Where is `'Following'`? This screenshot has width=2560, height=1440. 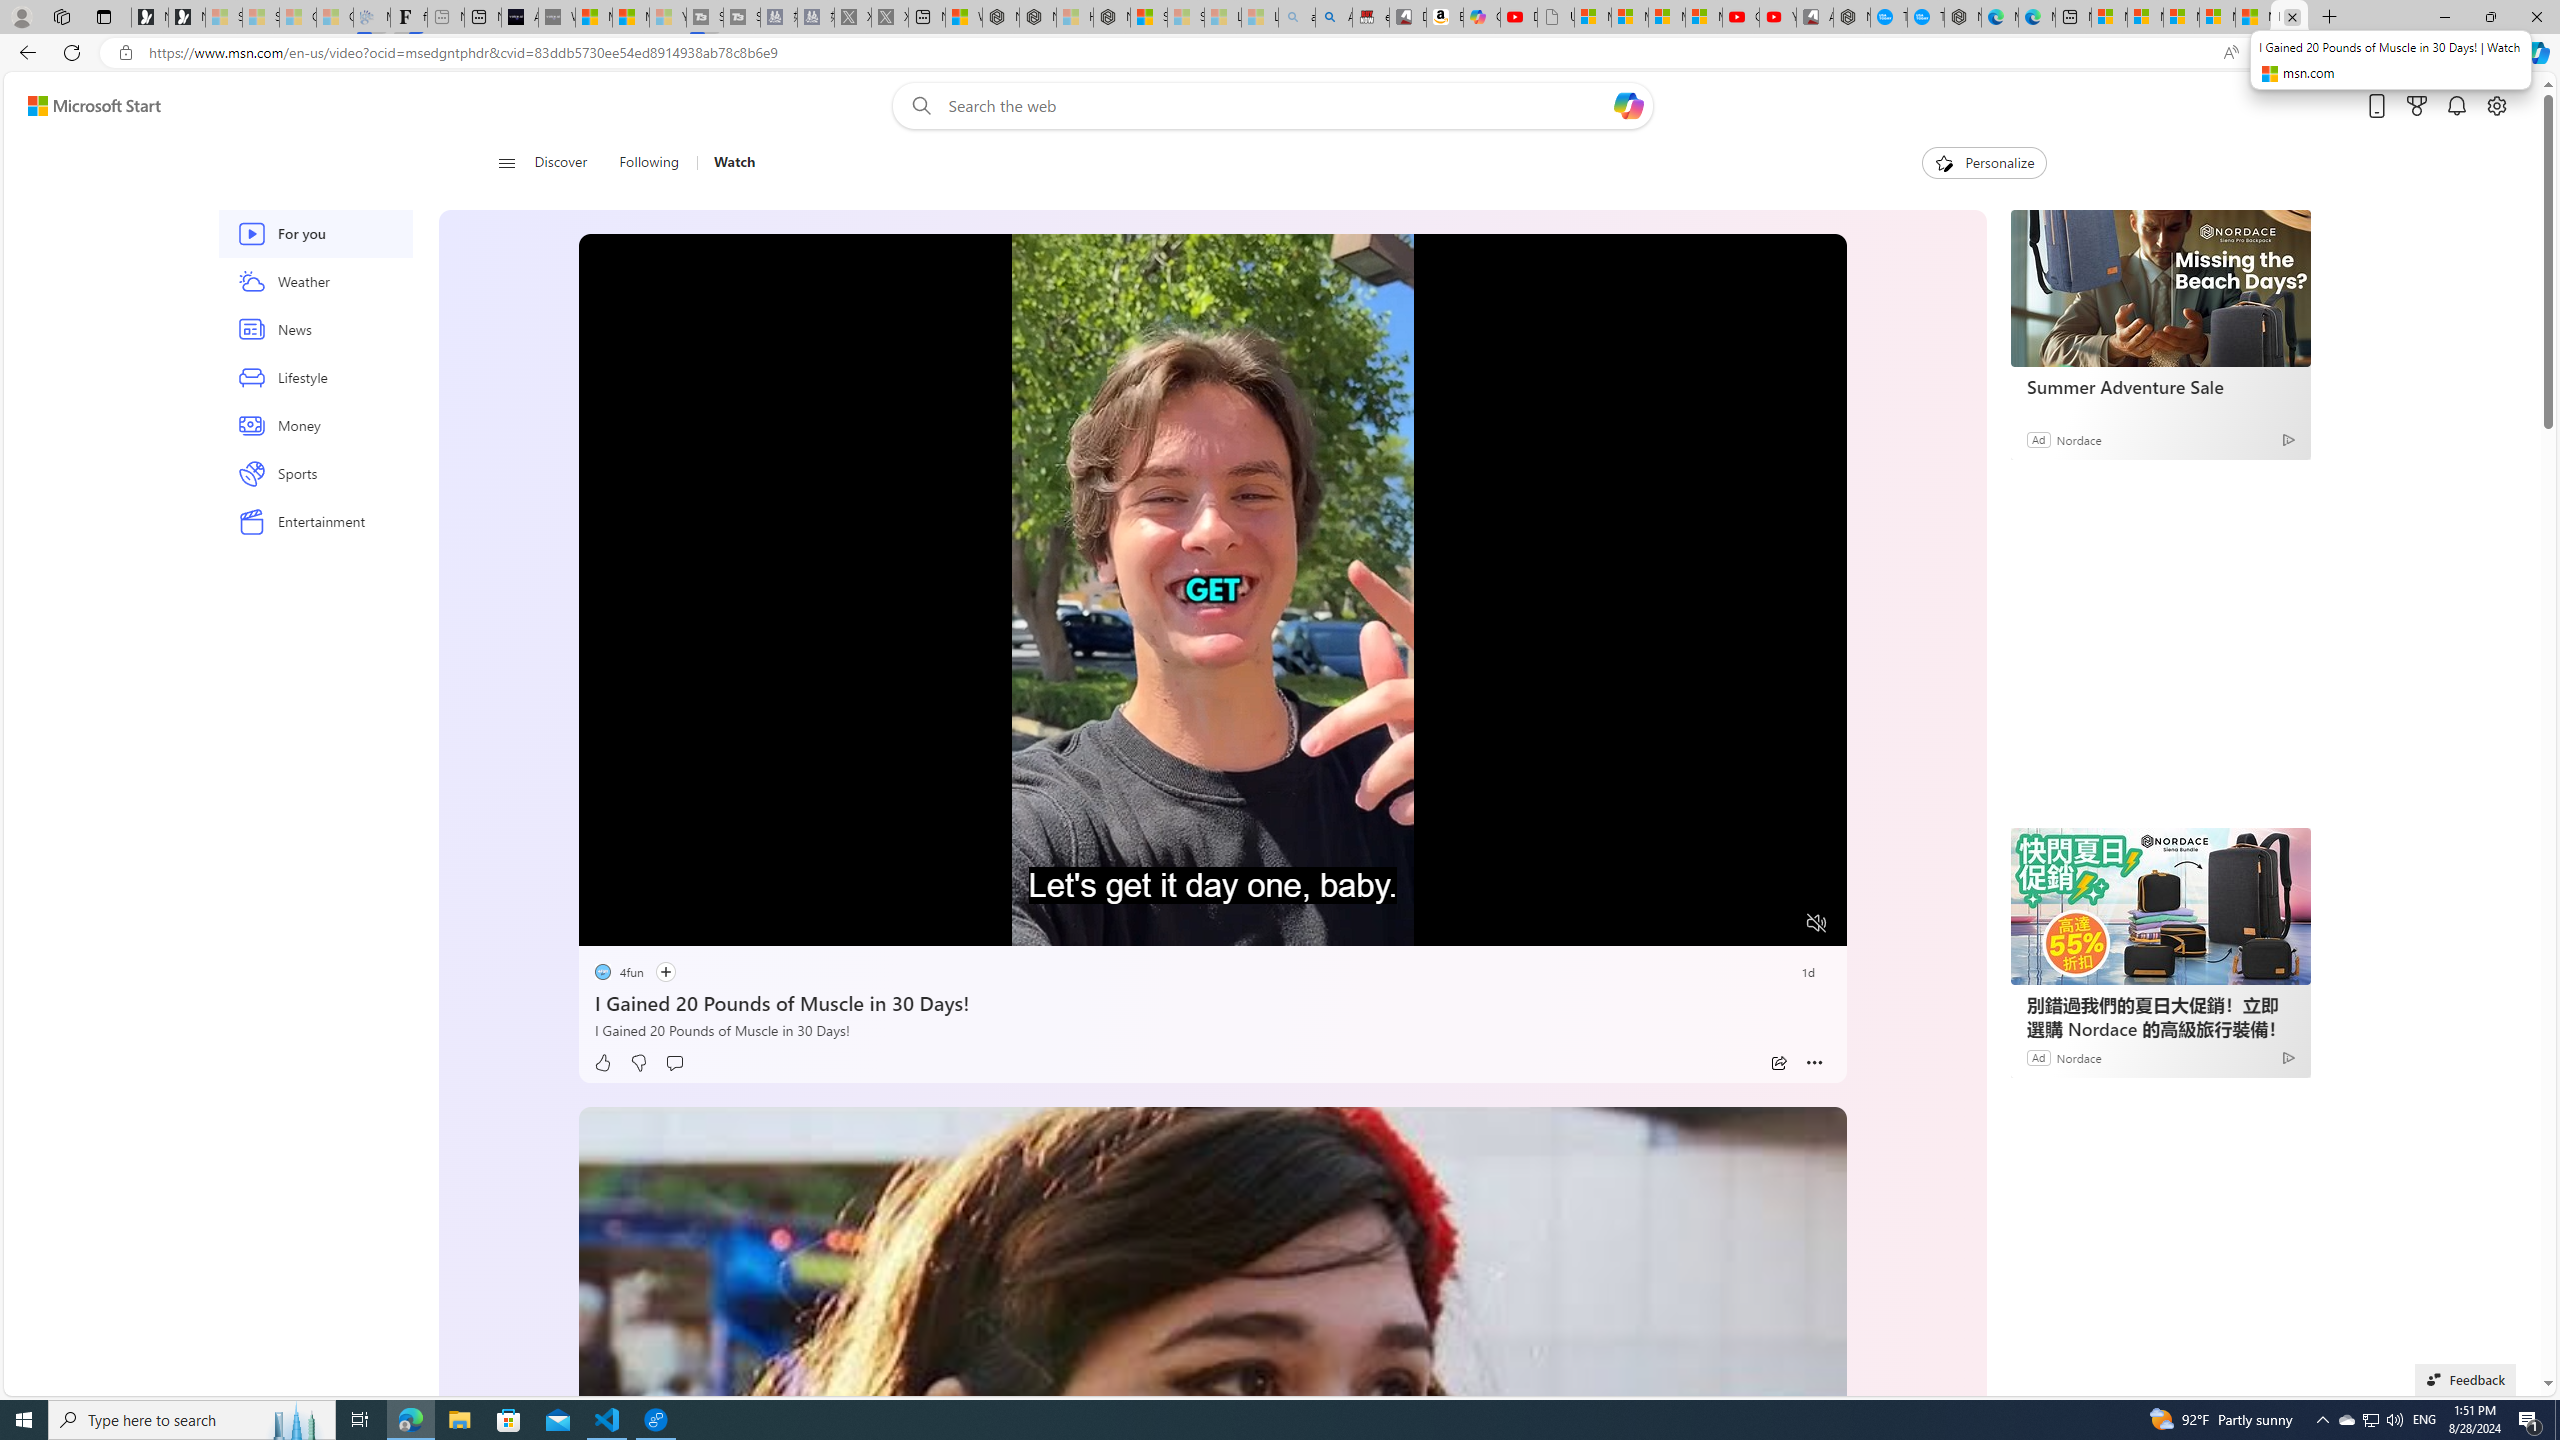 'Following' is located at coordinates (648, 162).